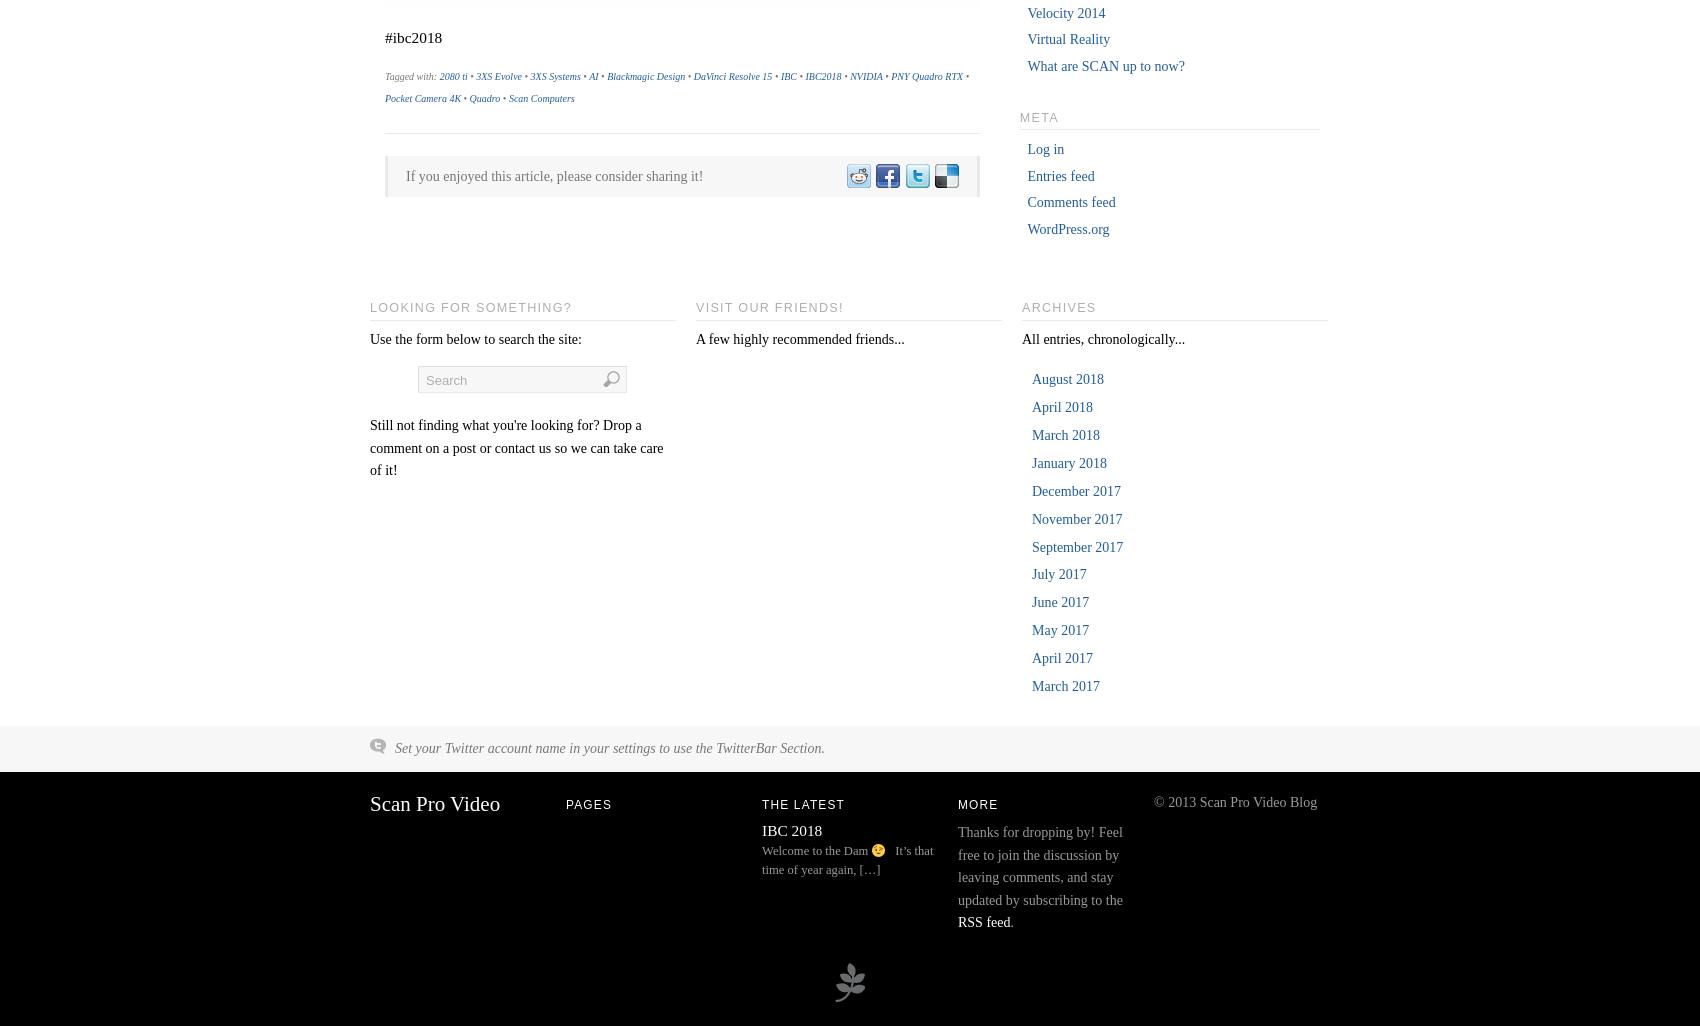 The height and width of the screenshot is (1026, 1700). Describe the element at coordinates (1057, 573) in the screenshot. I see `'July 2017'` at that location.